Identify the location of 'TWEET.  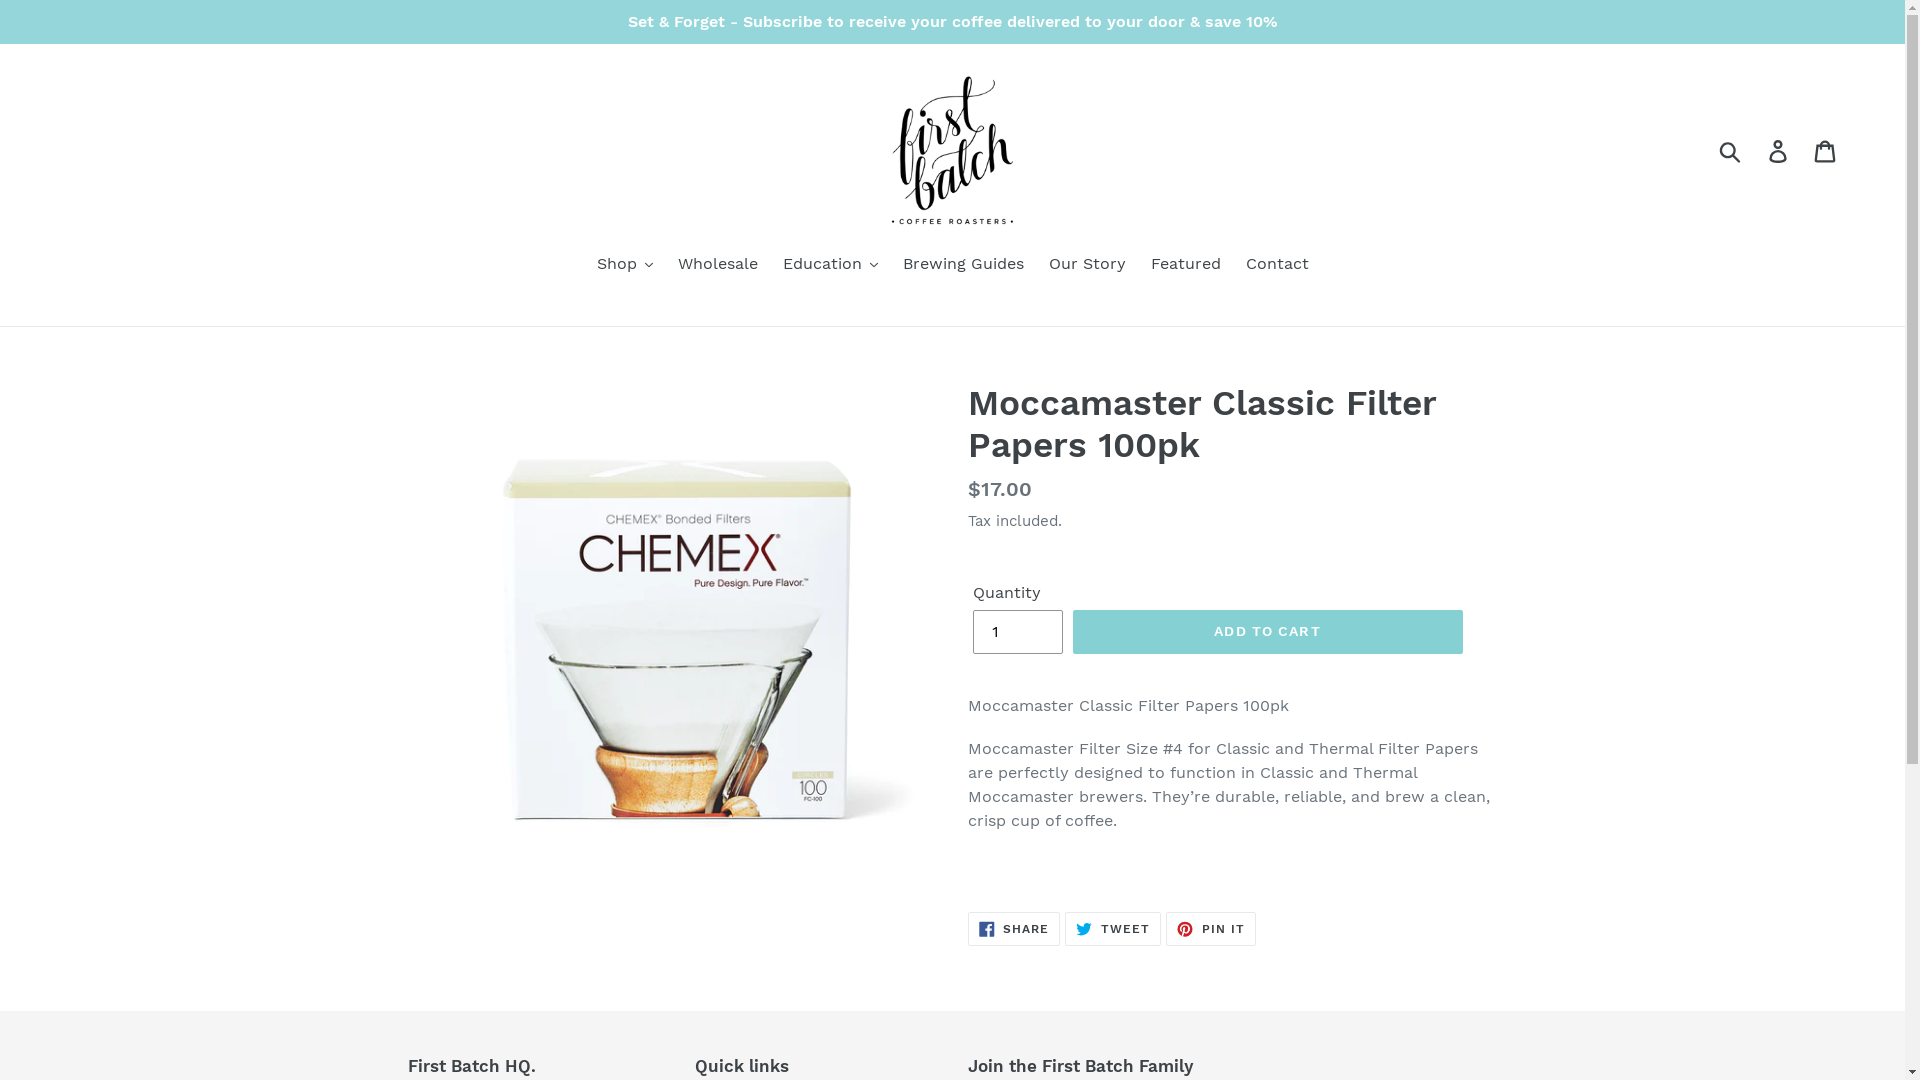
(1064, 929).